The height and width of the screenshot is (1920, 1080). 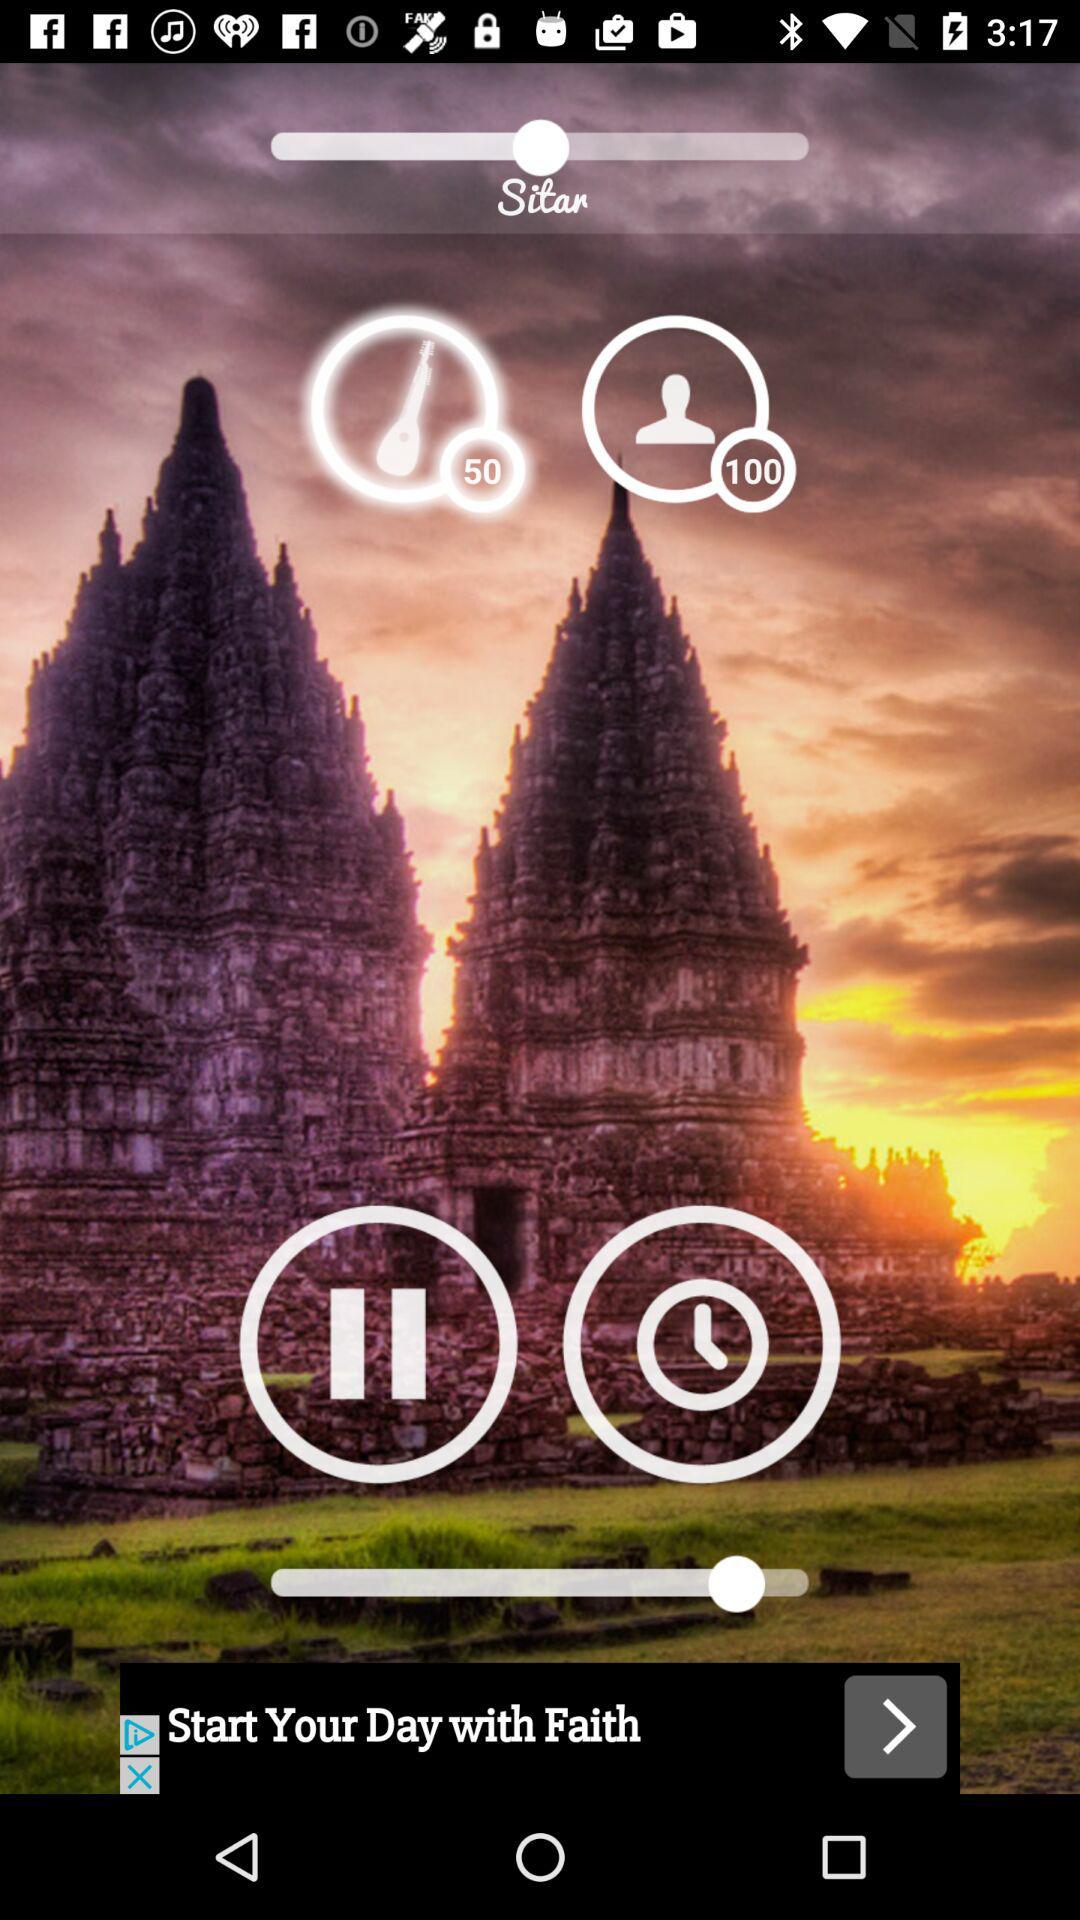 I want to click on element volume control, so click(x=404, y=407).